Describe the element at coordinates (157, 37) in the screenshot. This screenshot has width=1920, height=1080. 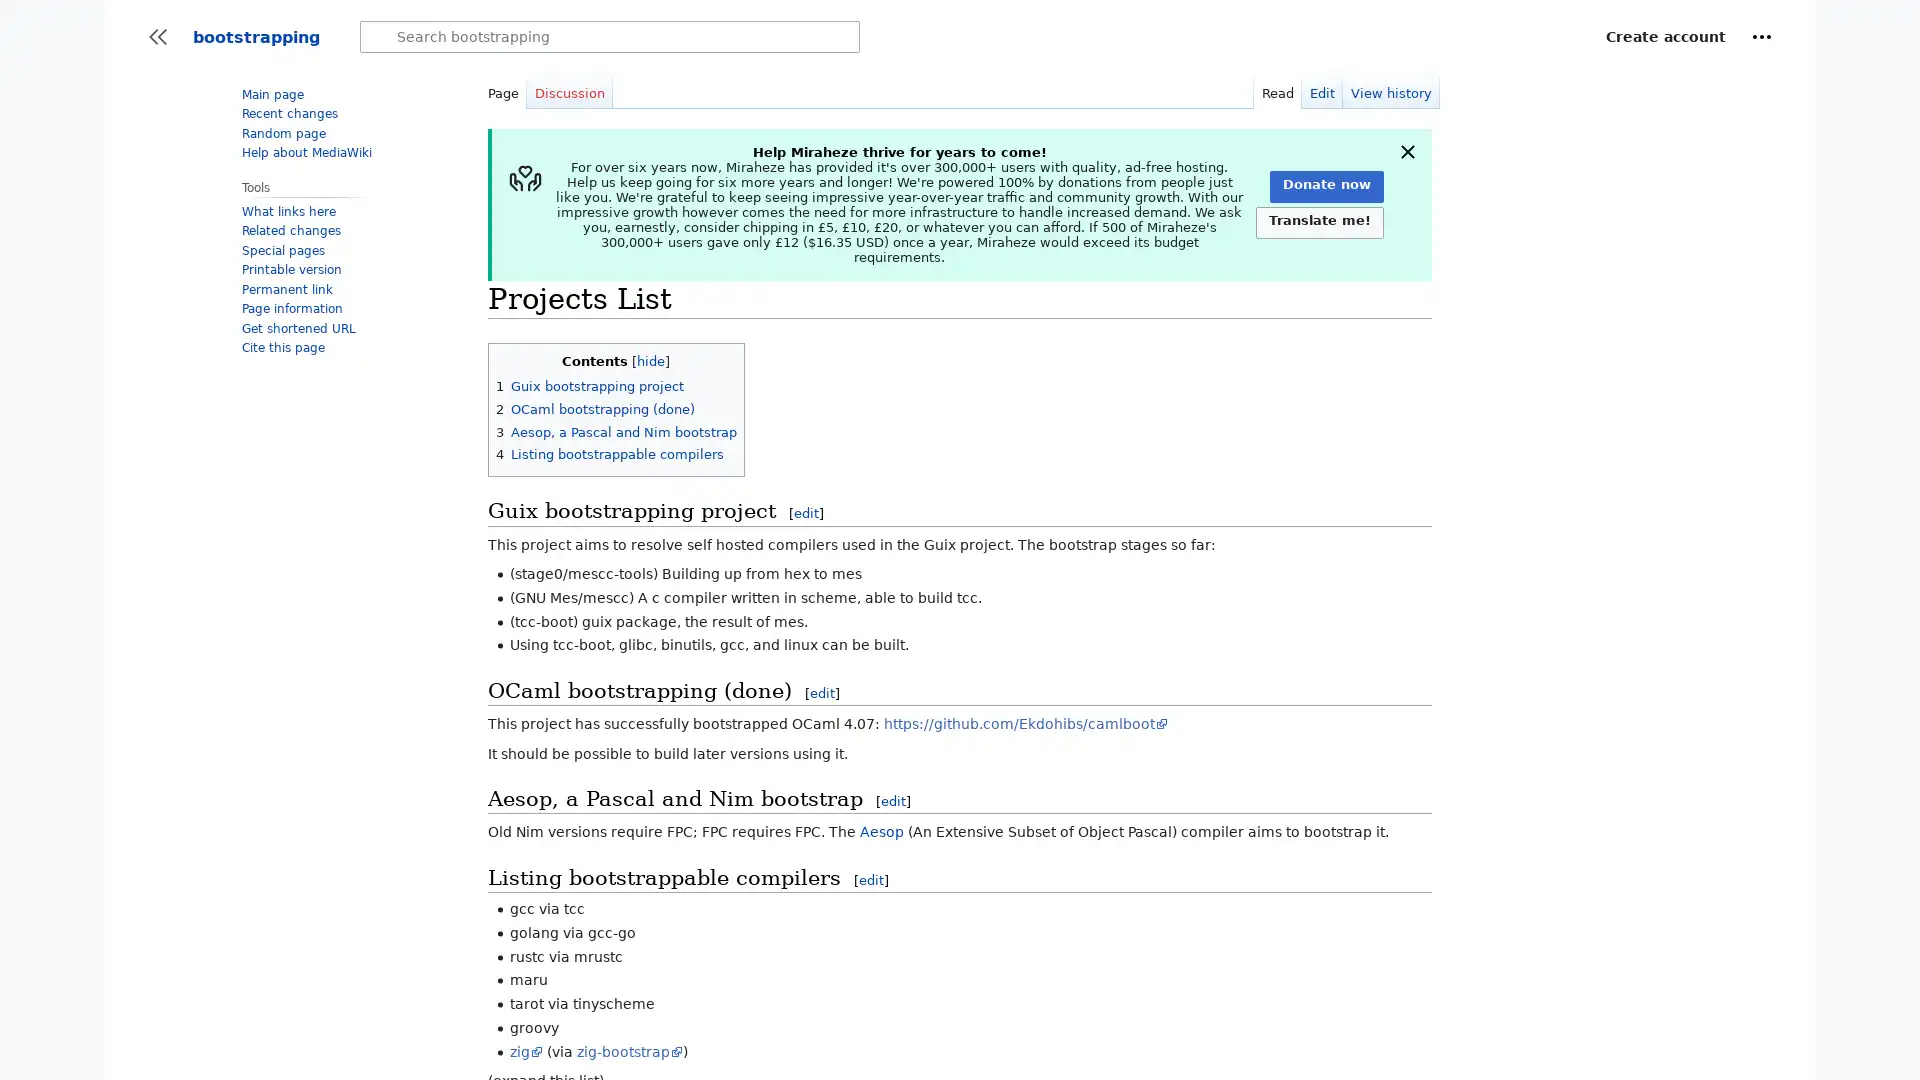
I see `Toggle sidebar` at that location.